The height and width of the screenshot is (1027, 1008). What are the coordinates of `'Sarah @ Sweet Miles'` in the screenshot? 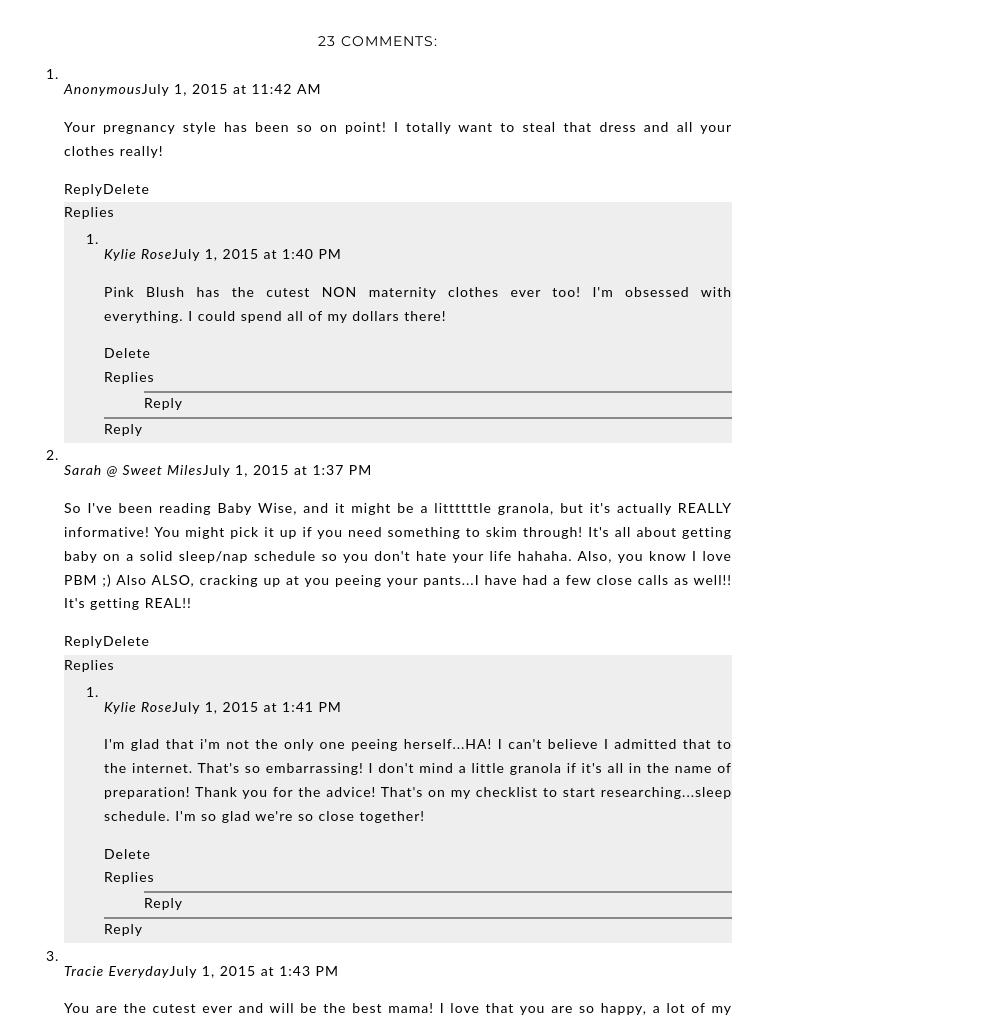 It's located at (132, 470).